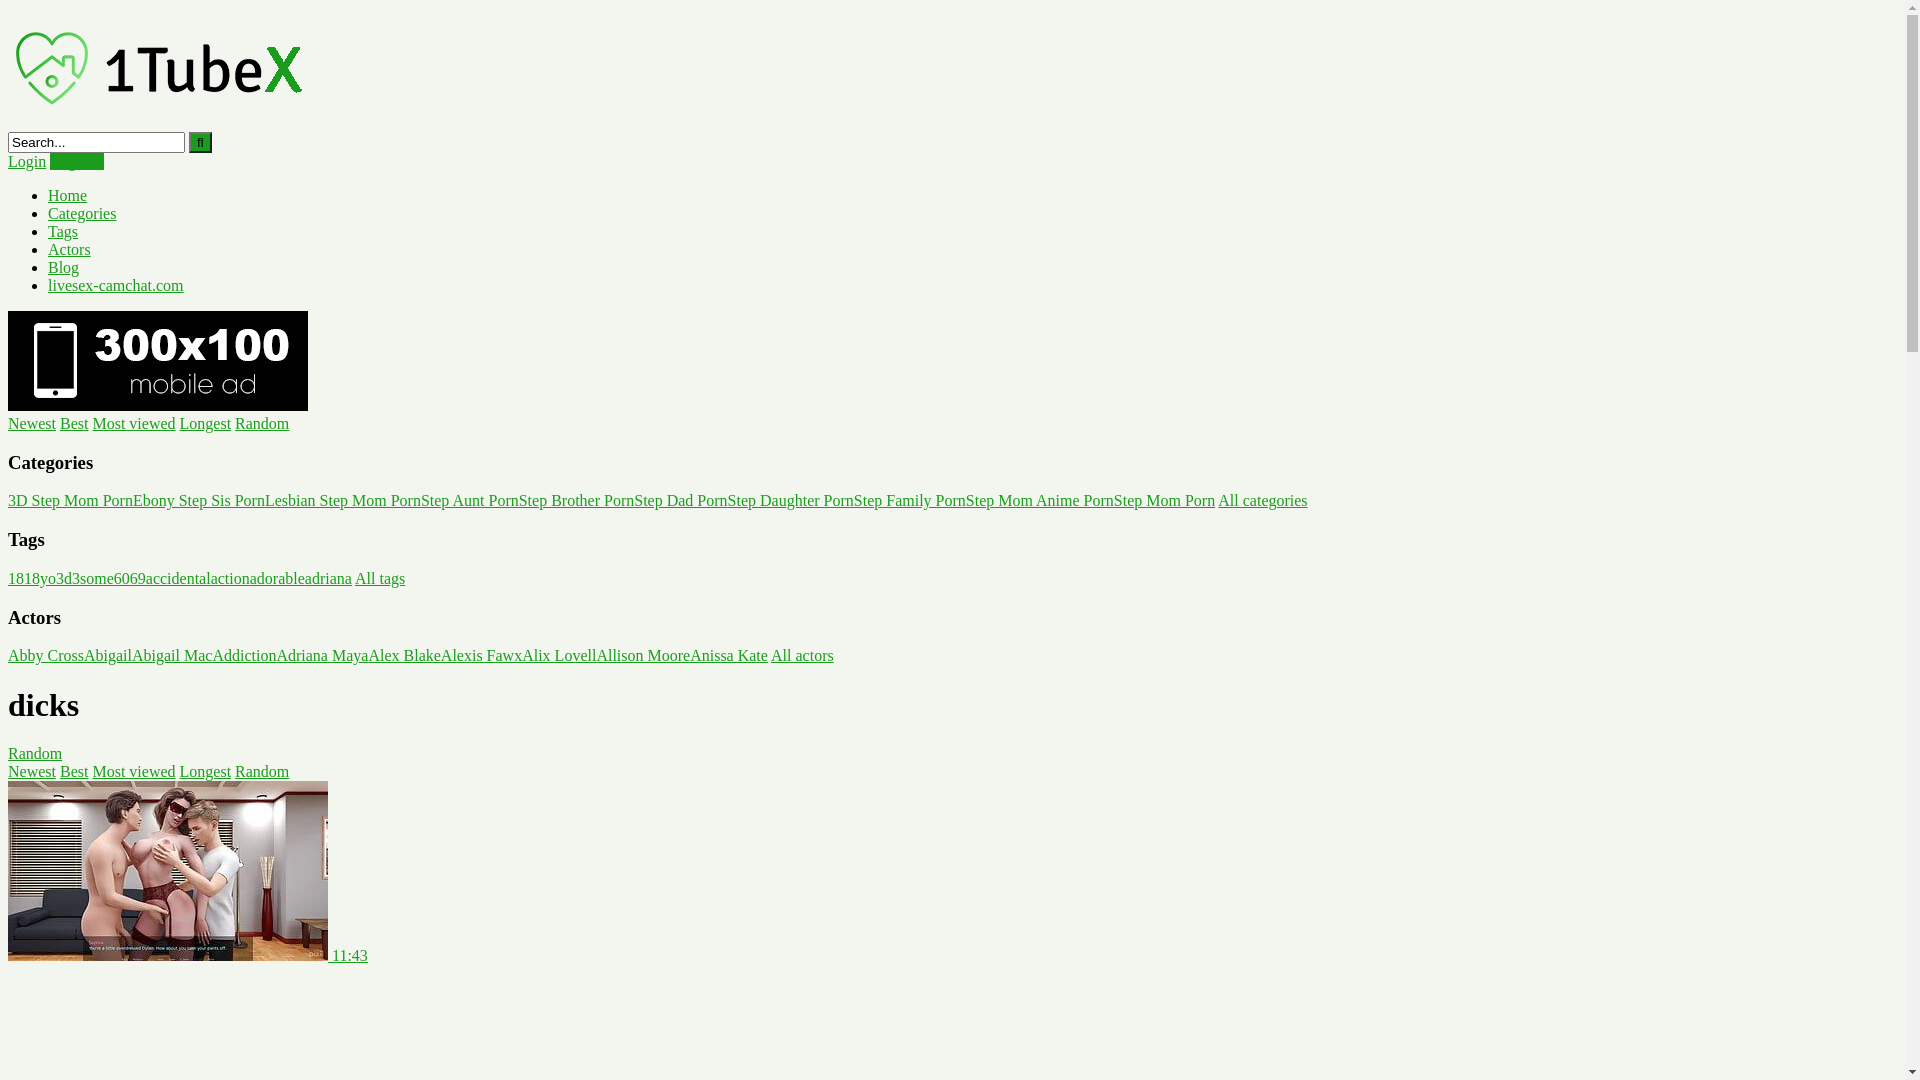 The height and width of the screenshot is (1080, 1920). What do you see at coordinates (8, 655) in the screenshot?
I see `'Abby Cross'` at bounding box center [8, 655].